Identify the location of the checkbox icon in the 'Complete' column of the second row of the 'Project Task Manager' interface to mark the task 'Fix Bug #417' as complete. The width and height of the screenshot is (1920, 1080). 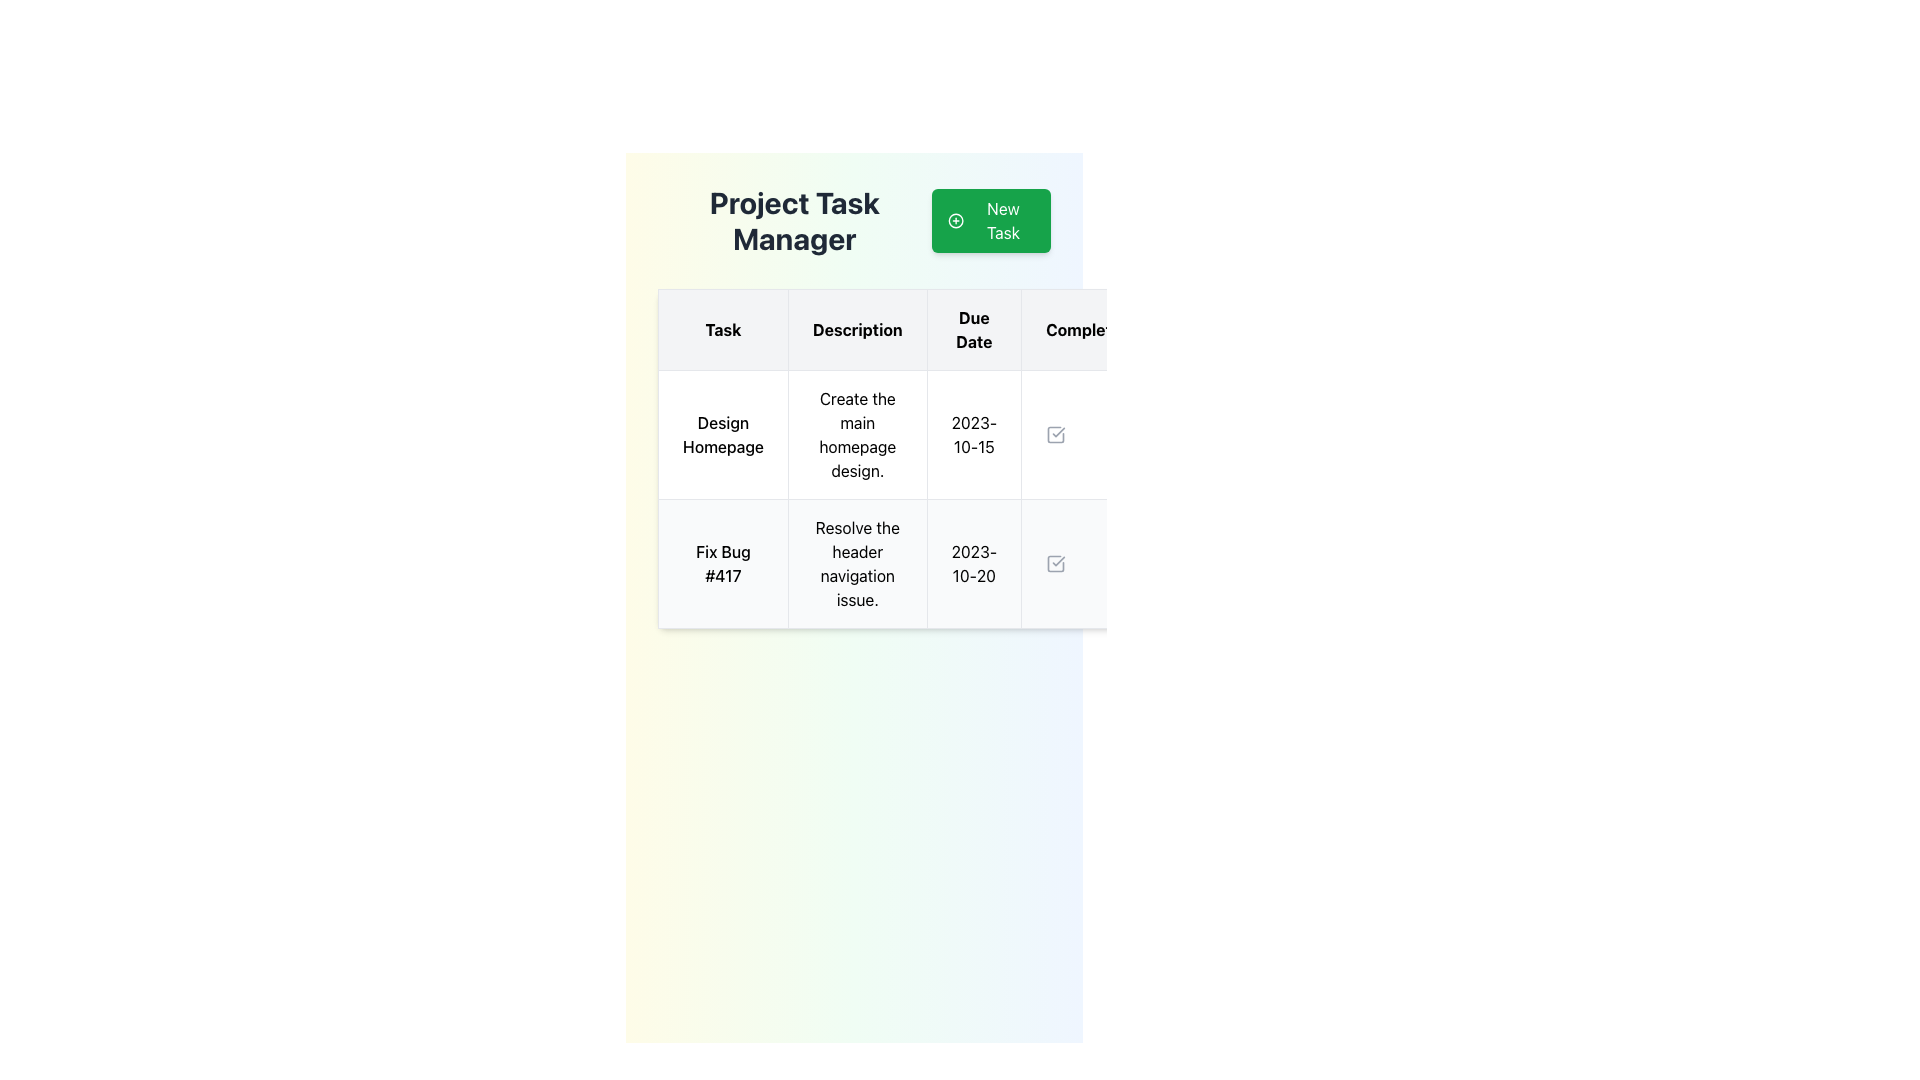
(1055, 563).